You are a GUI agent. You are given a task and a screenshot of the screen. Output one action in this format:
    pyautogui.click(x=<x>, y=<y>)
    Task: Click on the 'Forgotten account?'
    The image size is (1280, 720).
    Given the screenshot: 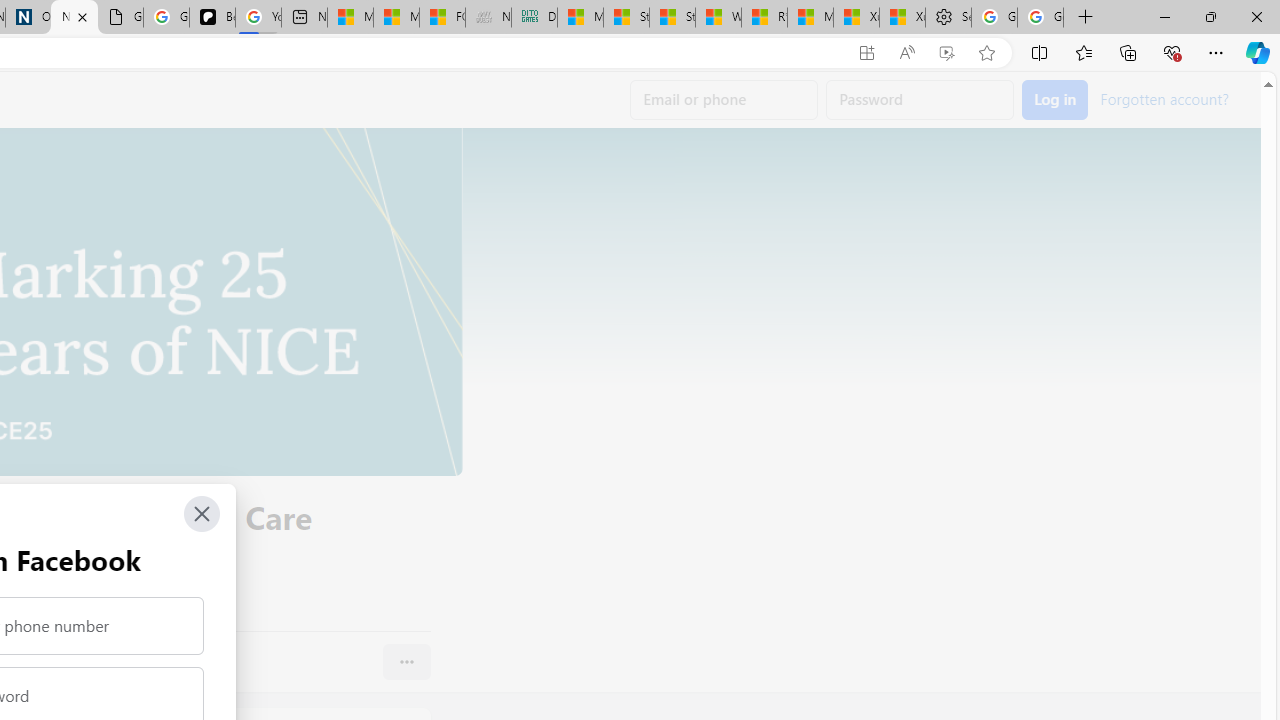 What is the action you would take?
    pyautogui.click(x=1164, y=98)
    